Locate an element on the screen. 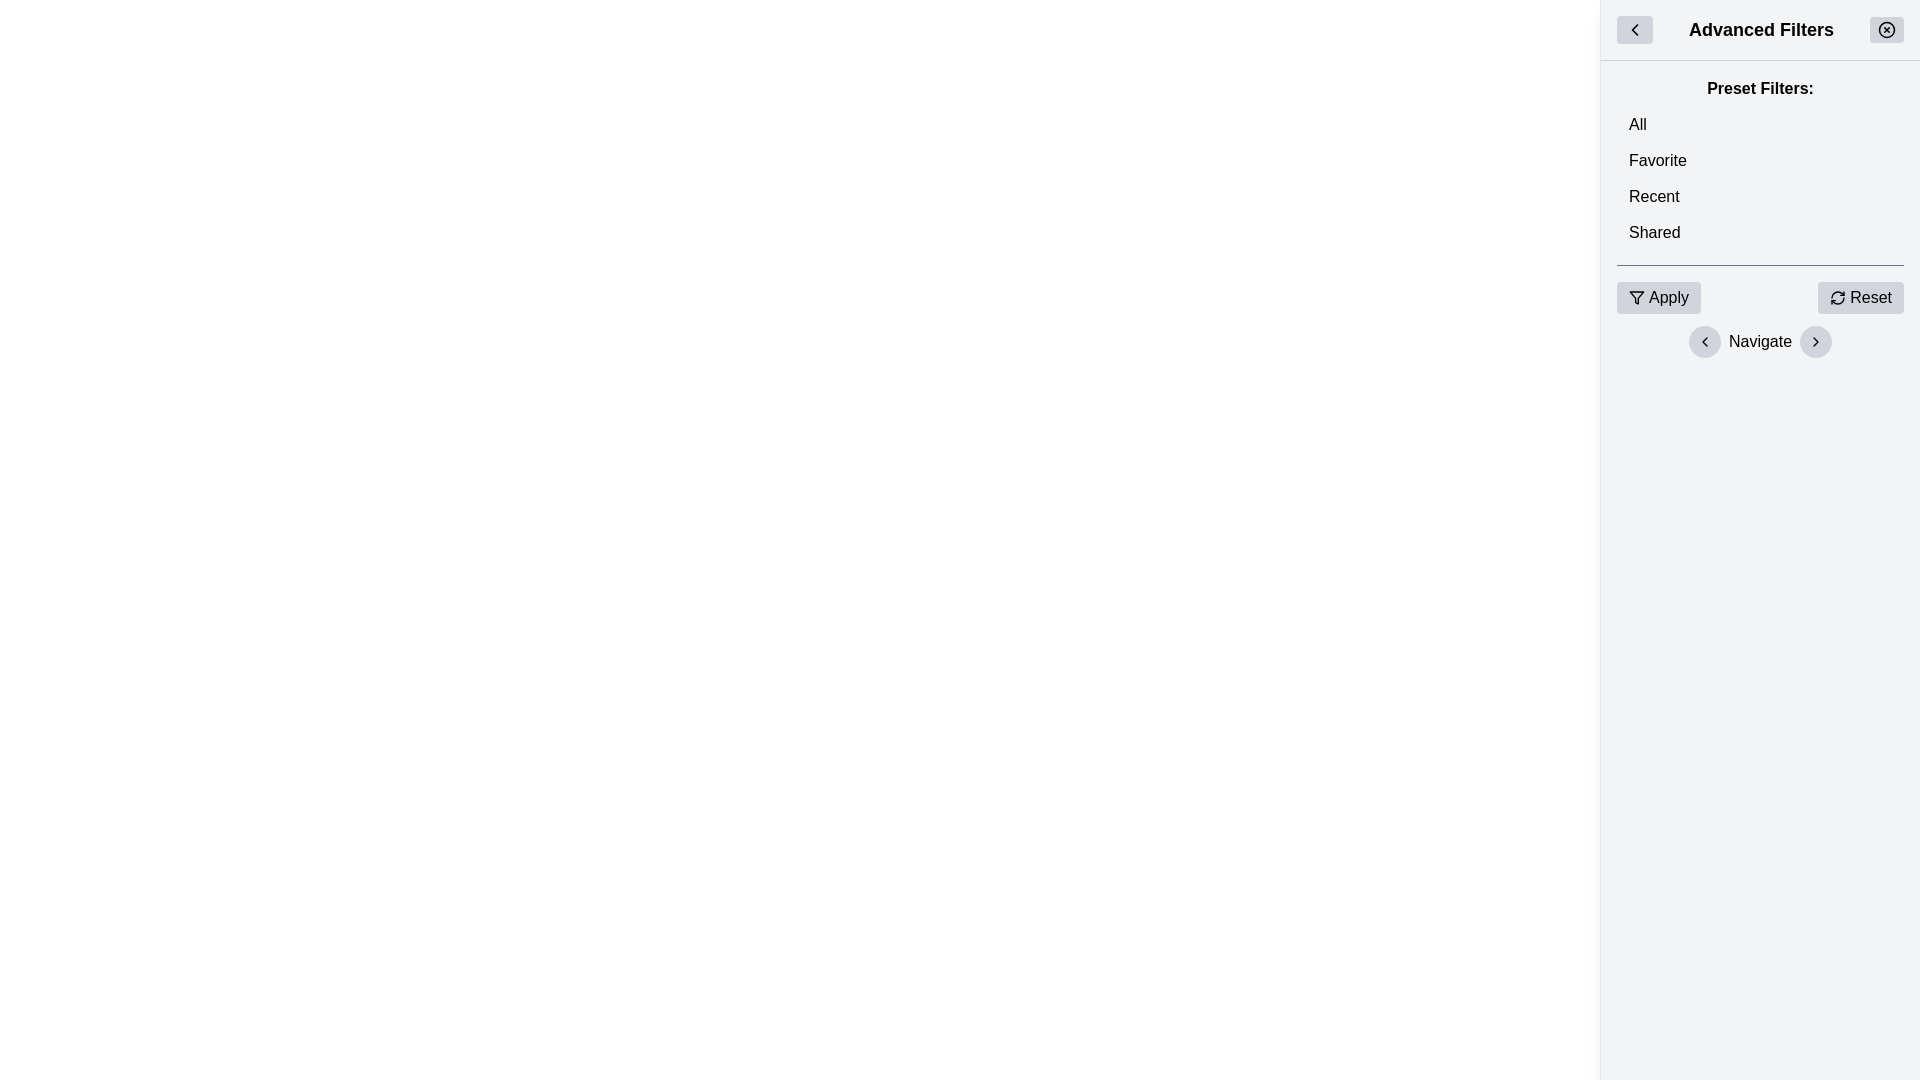 This screenshot has height=1080, width=1920. the 'All' button located at the top of the 'Preset Filters' section in the right sidebar is located at coordinates (1760, 124).